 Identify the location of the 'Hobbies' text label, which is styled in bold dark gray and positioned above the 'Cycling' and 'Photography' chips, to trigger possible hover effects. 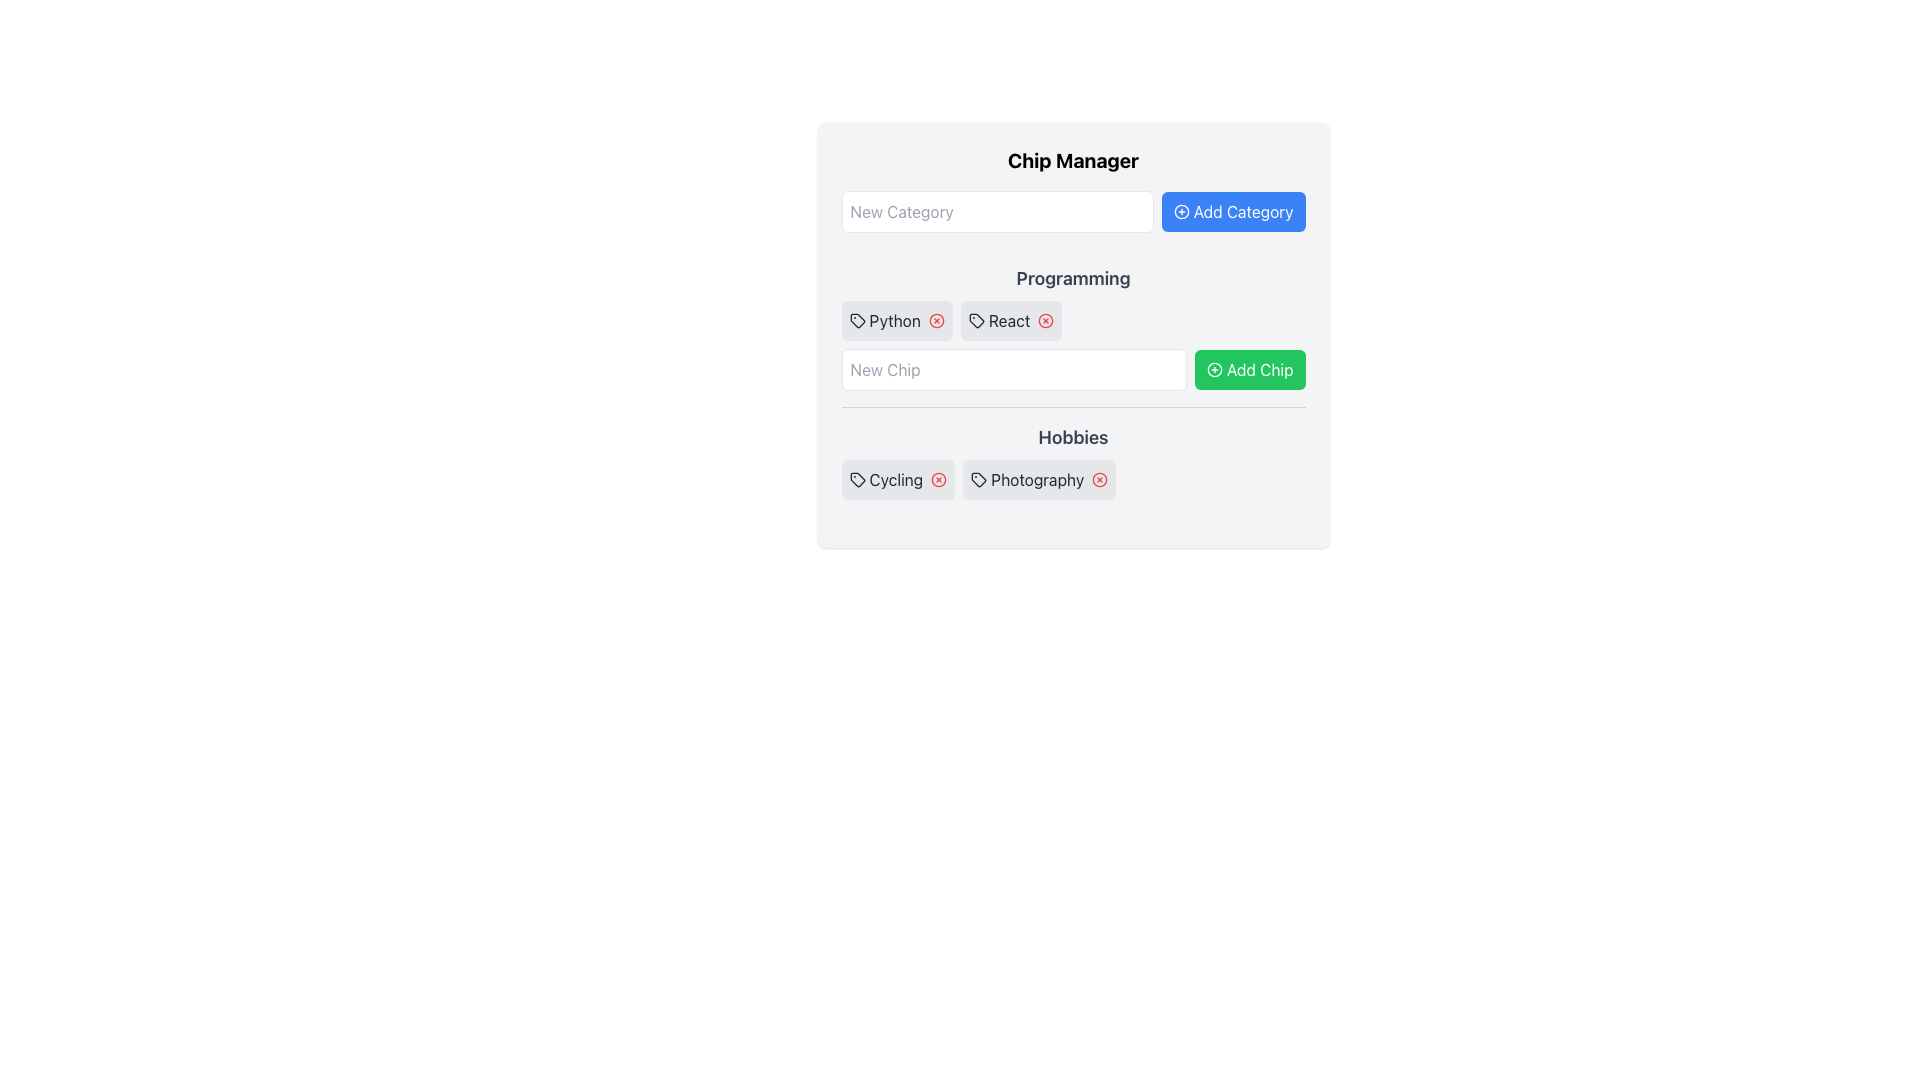
(1072, 437).